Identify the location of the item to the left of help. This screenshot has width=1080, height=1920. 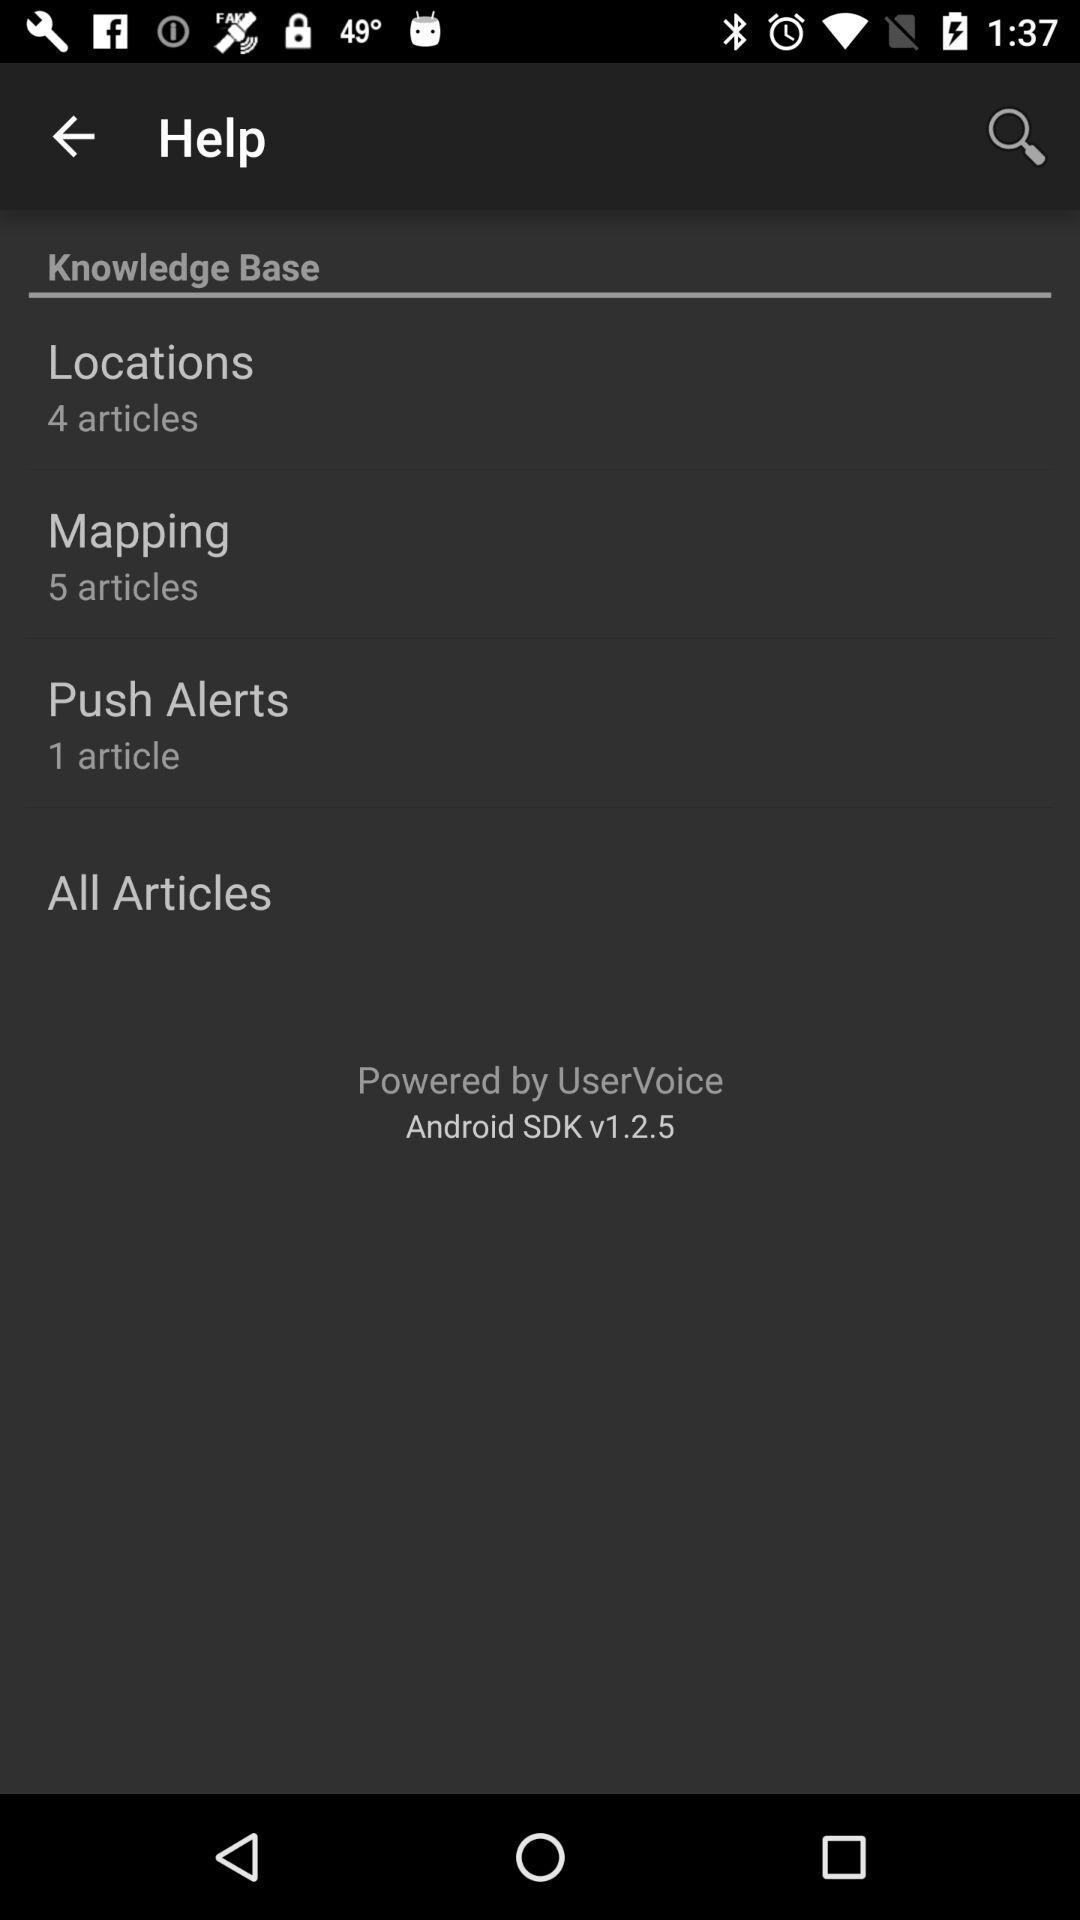
(72, 135).